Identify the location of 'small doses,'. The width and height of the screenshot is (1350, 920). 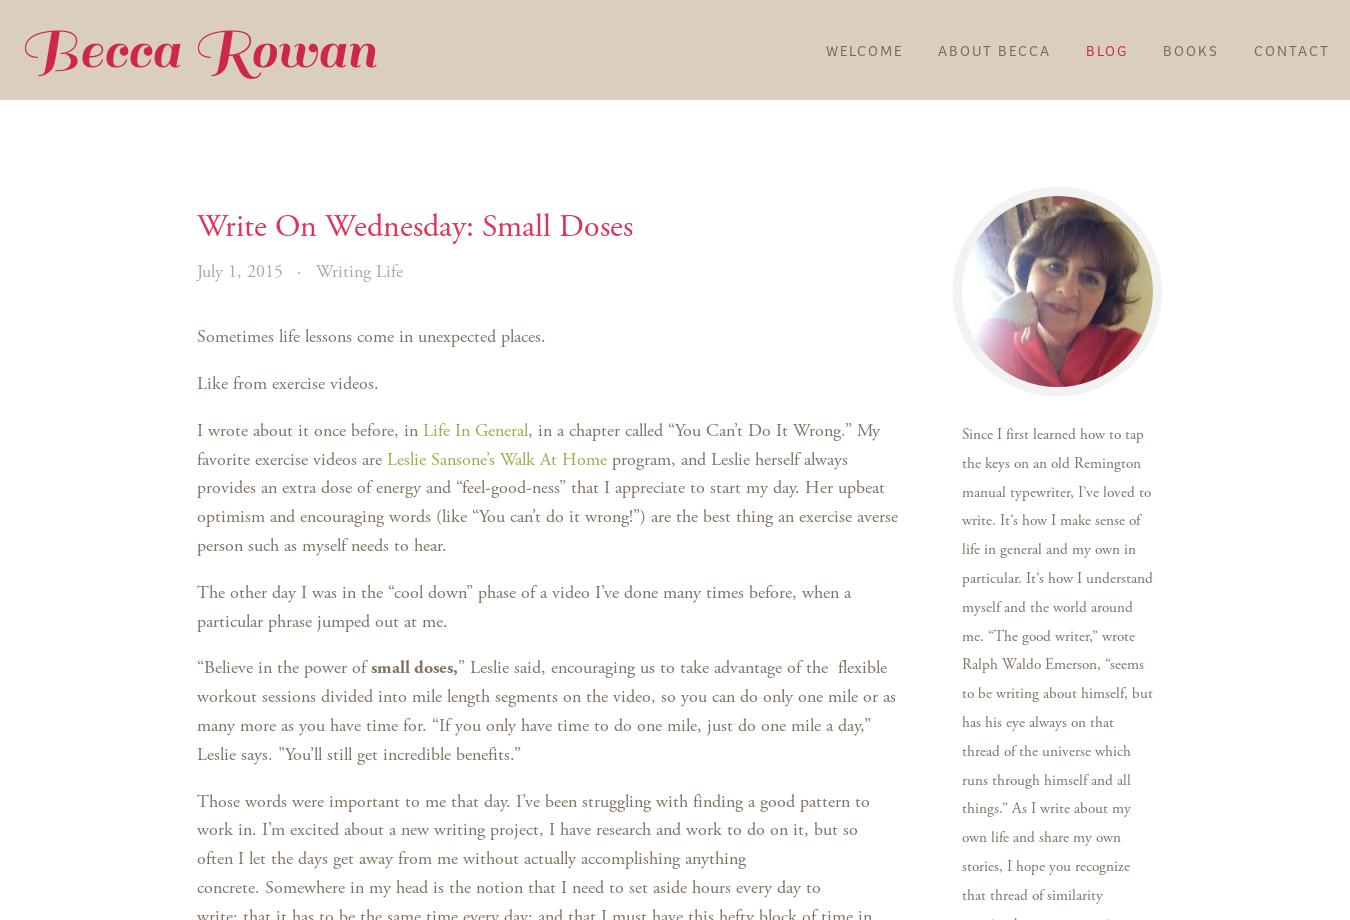
(414, 666).